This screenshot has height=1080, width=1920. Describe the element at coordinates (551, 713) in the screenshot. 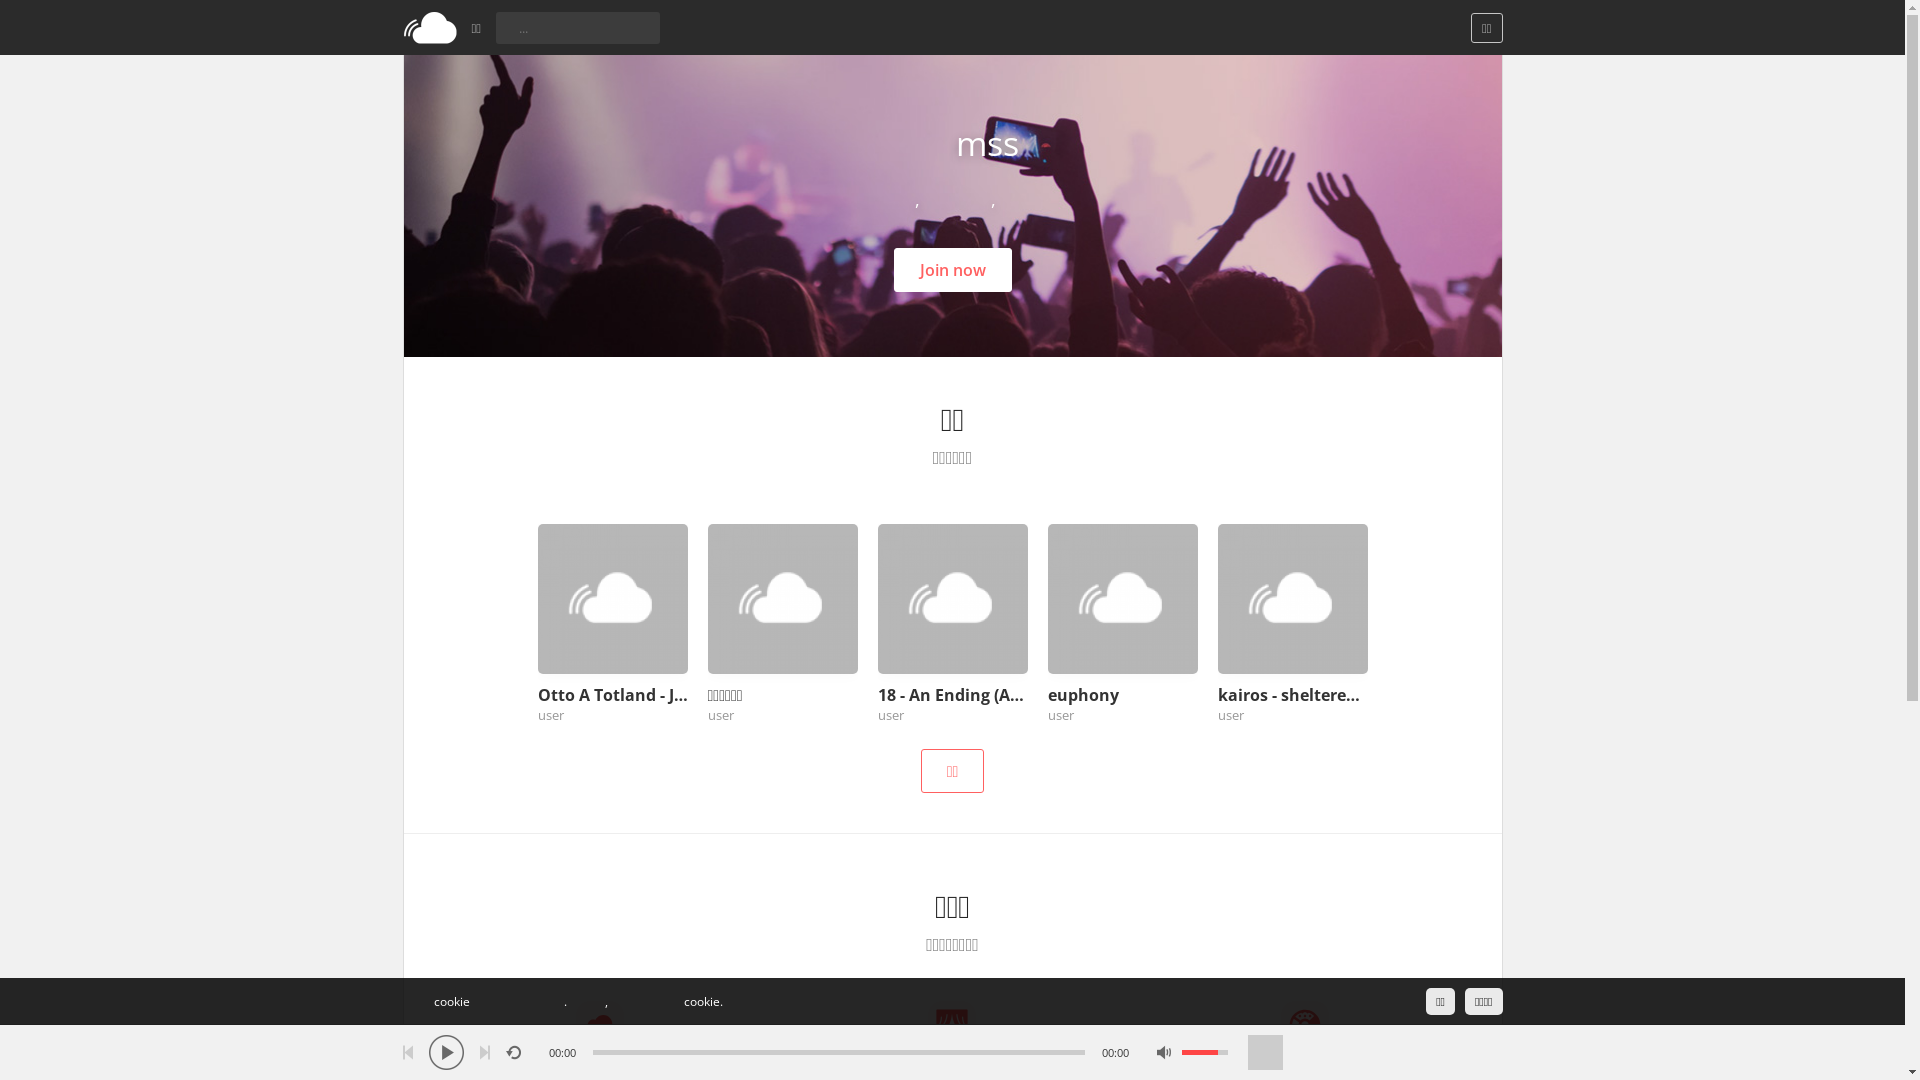

I see `'user'` at that location.